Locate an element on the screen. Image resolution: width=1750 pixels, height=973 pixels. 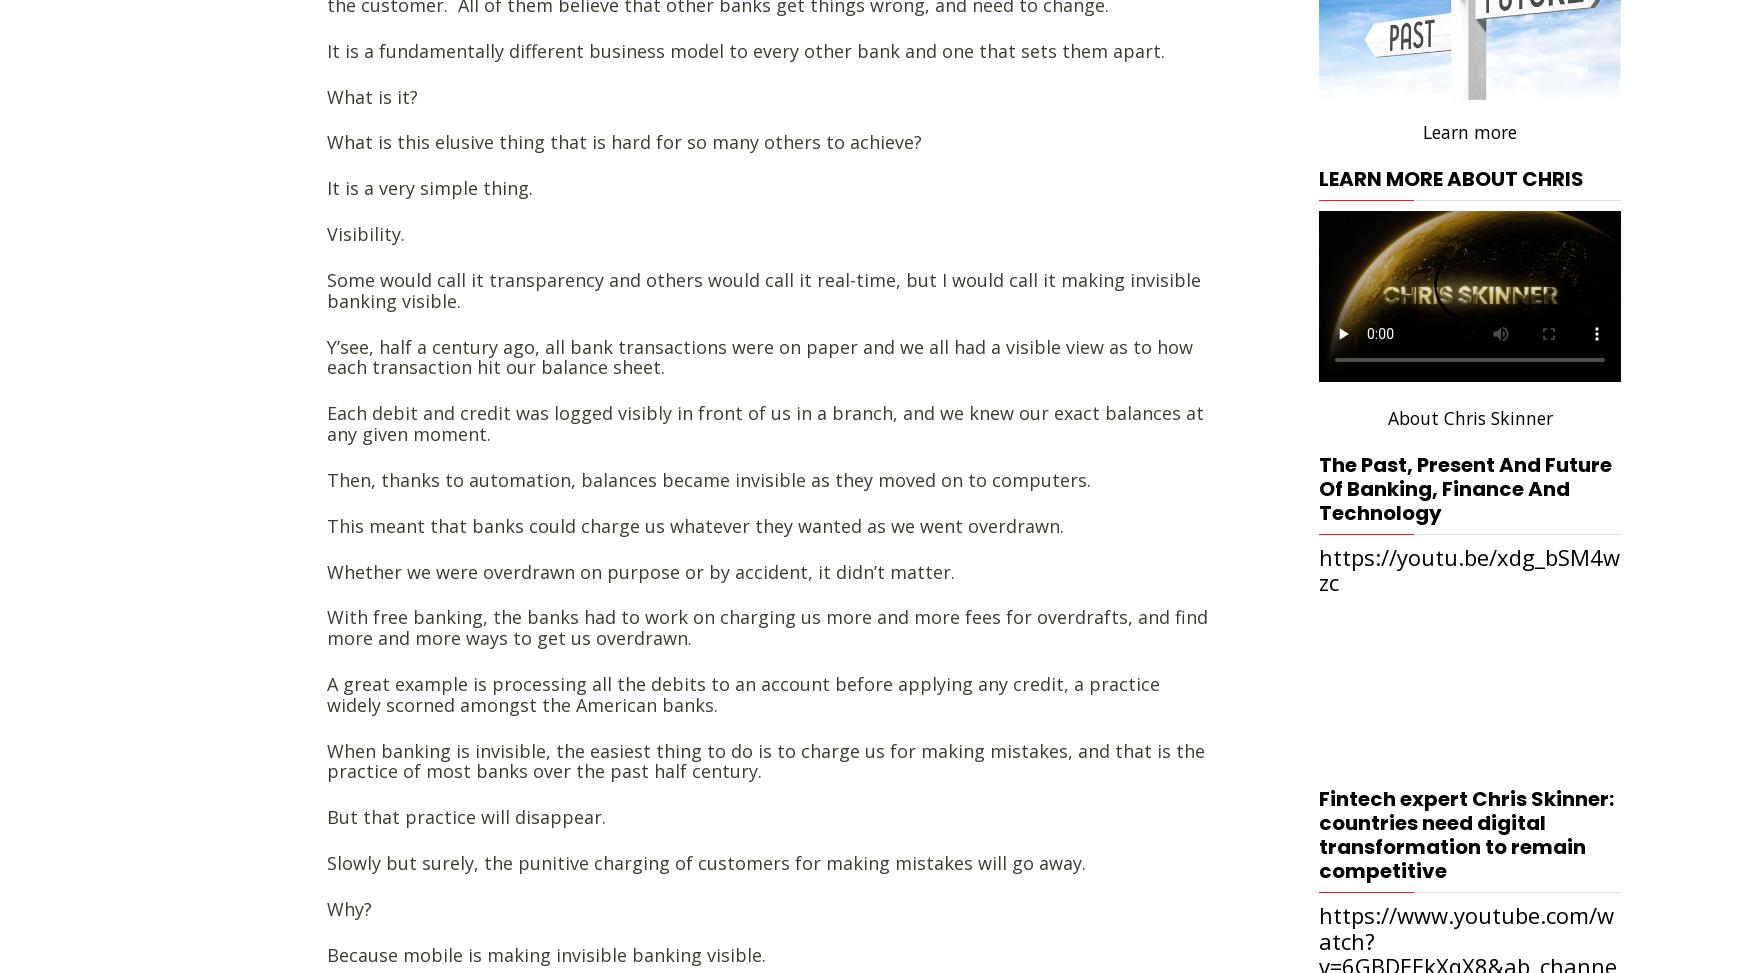
'Whether we were overdrawn on purpose or by accident, it didn’t matter.' is located at coordinates (640, 570).